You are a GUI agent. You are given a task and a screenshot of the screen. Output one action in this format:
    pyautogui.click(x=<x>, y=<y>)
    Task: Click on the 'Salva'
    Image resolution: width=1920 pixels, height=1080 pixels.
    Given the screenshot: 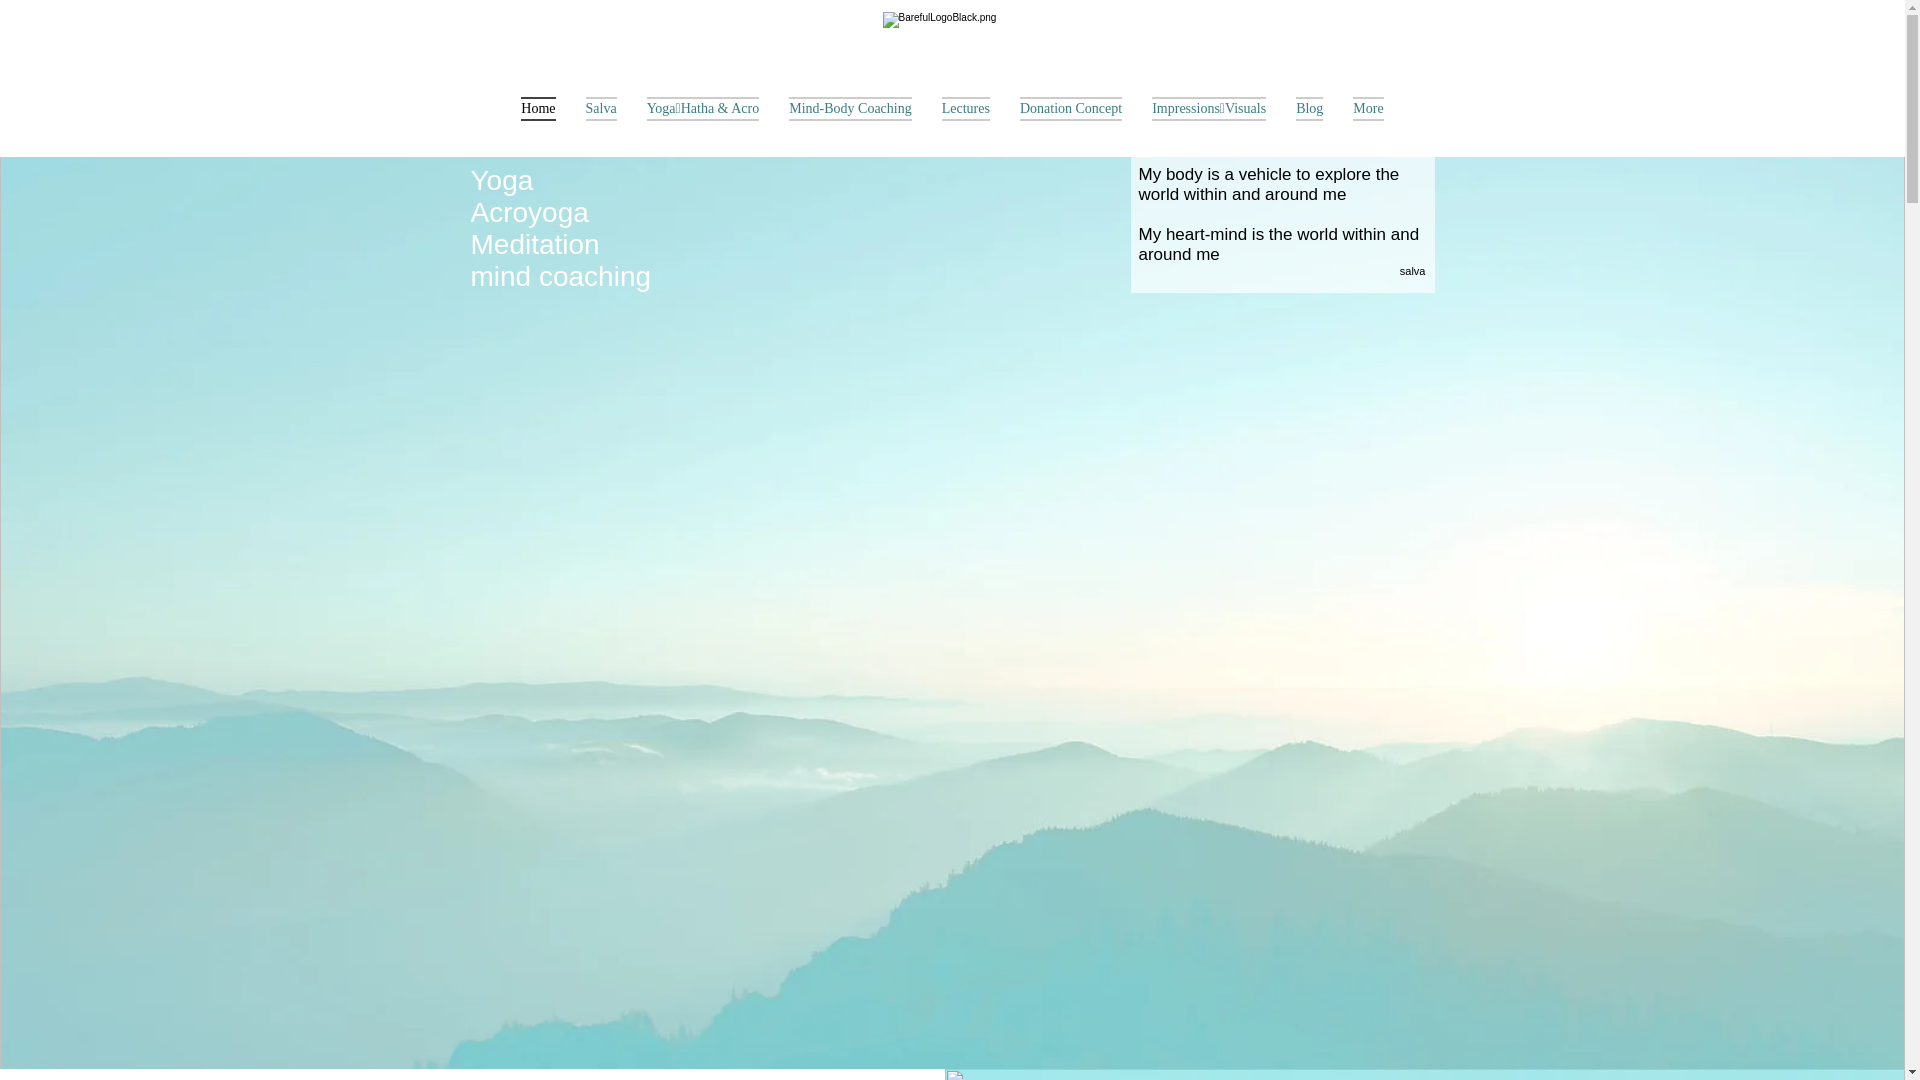 What is the action you would take?
    pyautogui.click(x=600, y=122)
    